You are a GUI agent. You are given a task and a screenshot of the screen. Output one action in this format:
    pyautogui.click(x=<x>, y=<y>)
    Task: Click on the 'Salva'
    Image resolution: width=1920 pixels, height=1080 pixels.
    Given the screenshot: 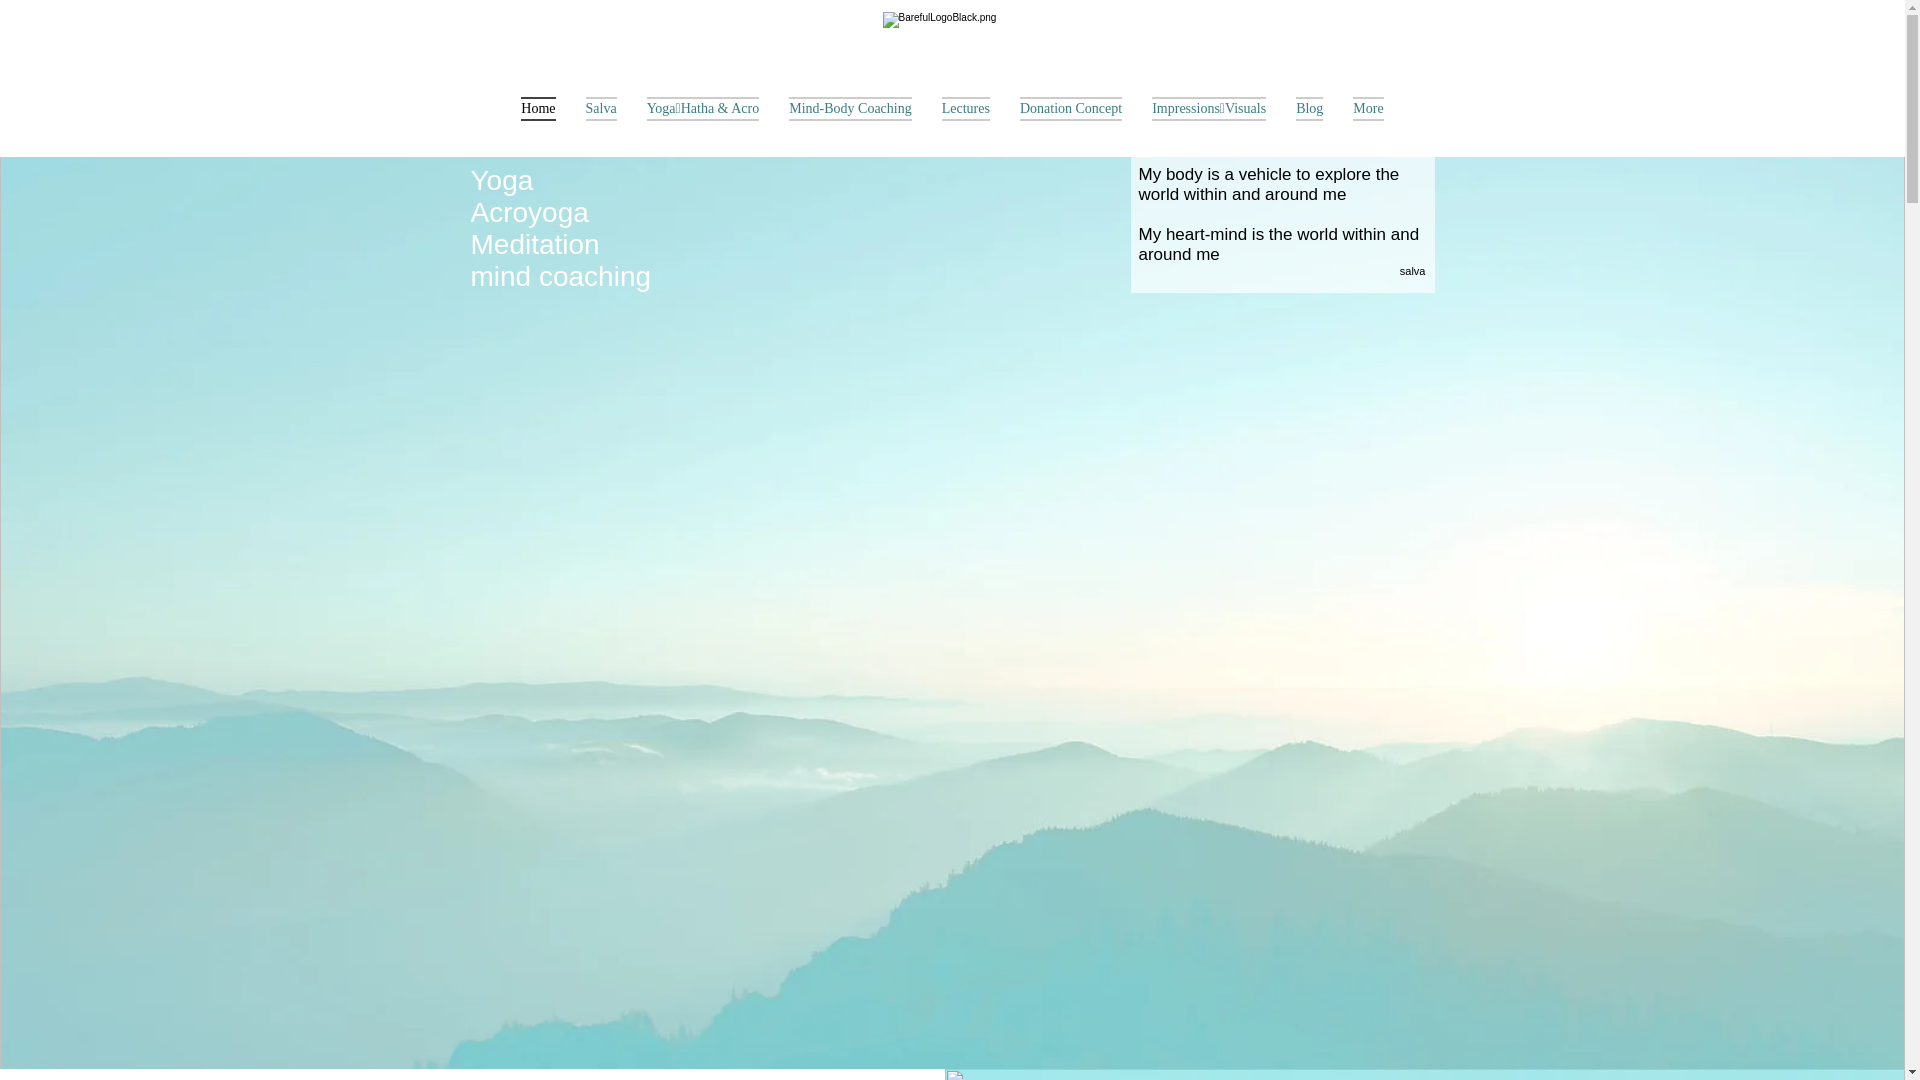 What is the action you would take?
    pyautogui.click(x=600, y=122)
    